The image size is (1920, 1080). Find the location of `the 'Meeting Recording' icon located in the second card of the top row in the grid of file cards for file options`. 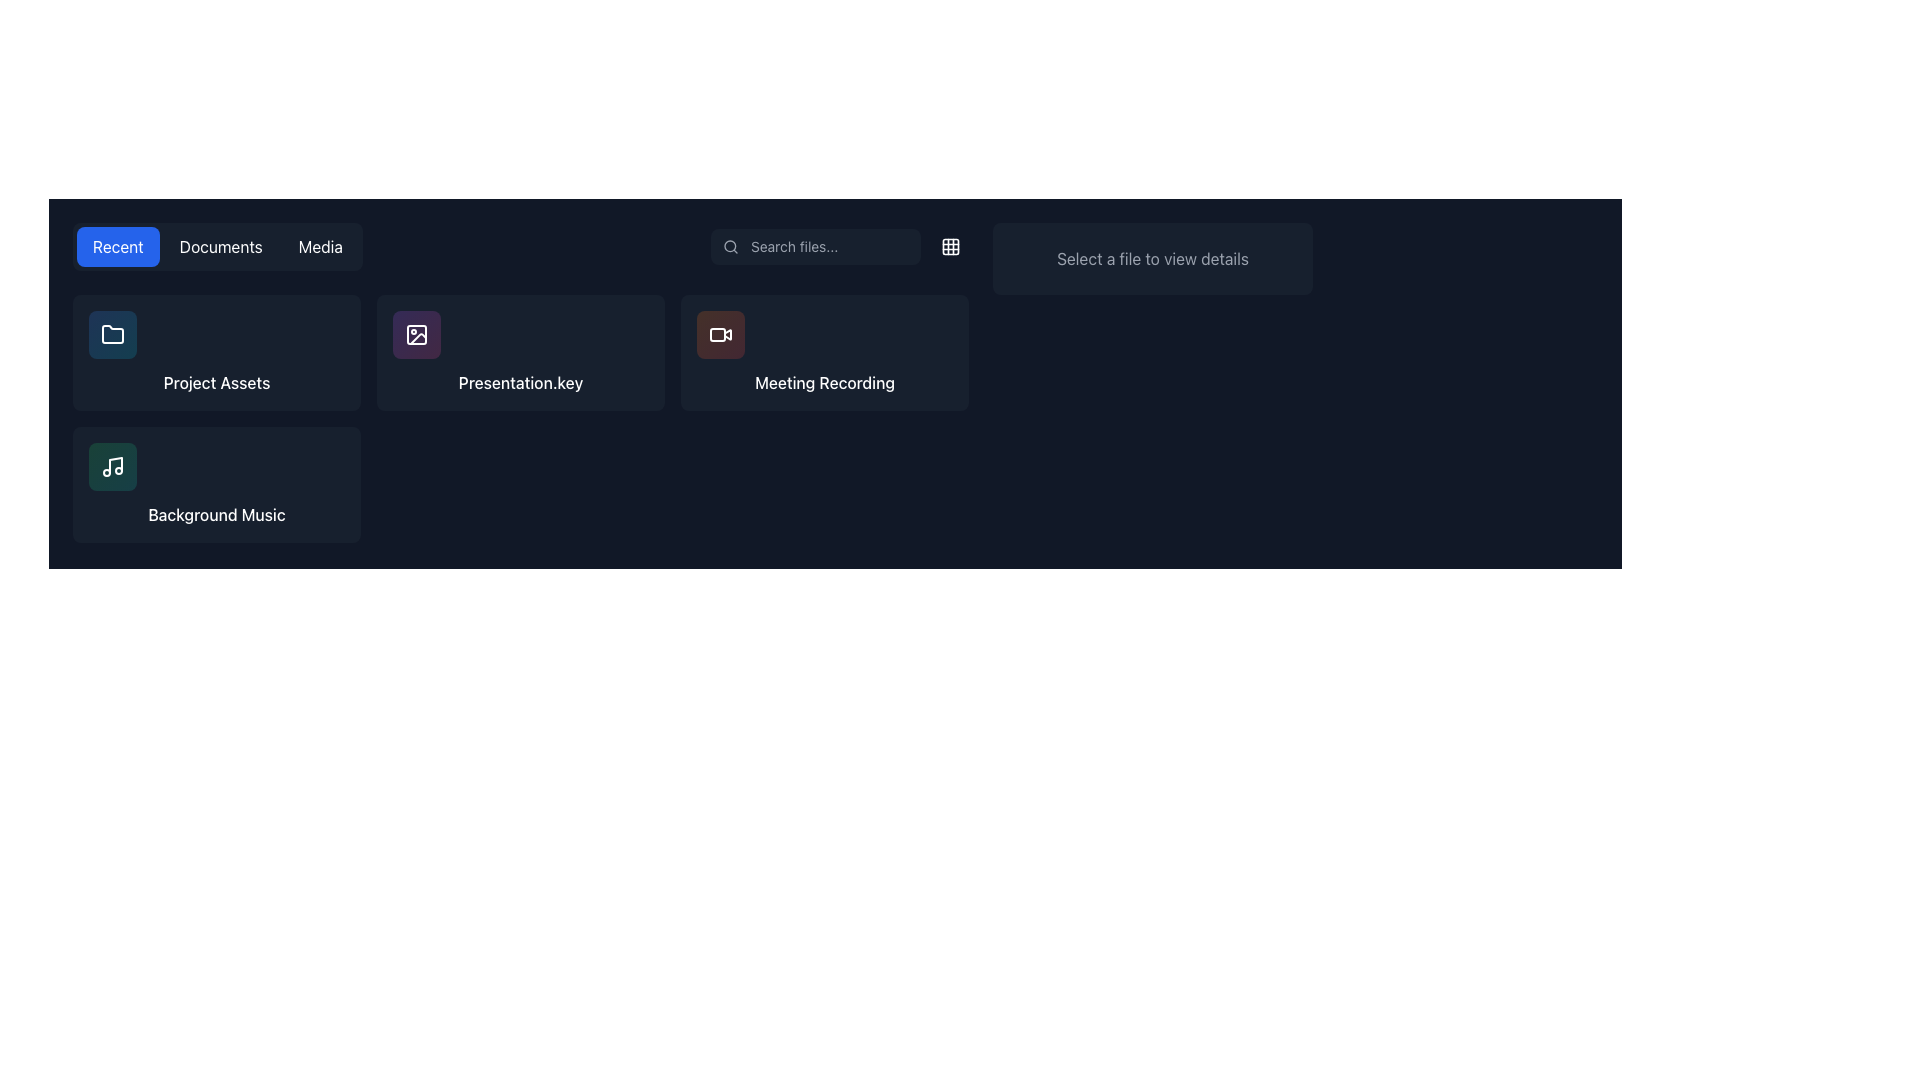

the 'Meeting Recording' icon located in the second card of the top row in the grid of file cards for file options is located at coordinates (720, 334).